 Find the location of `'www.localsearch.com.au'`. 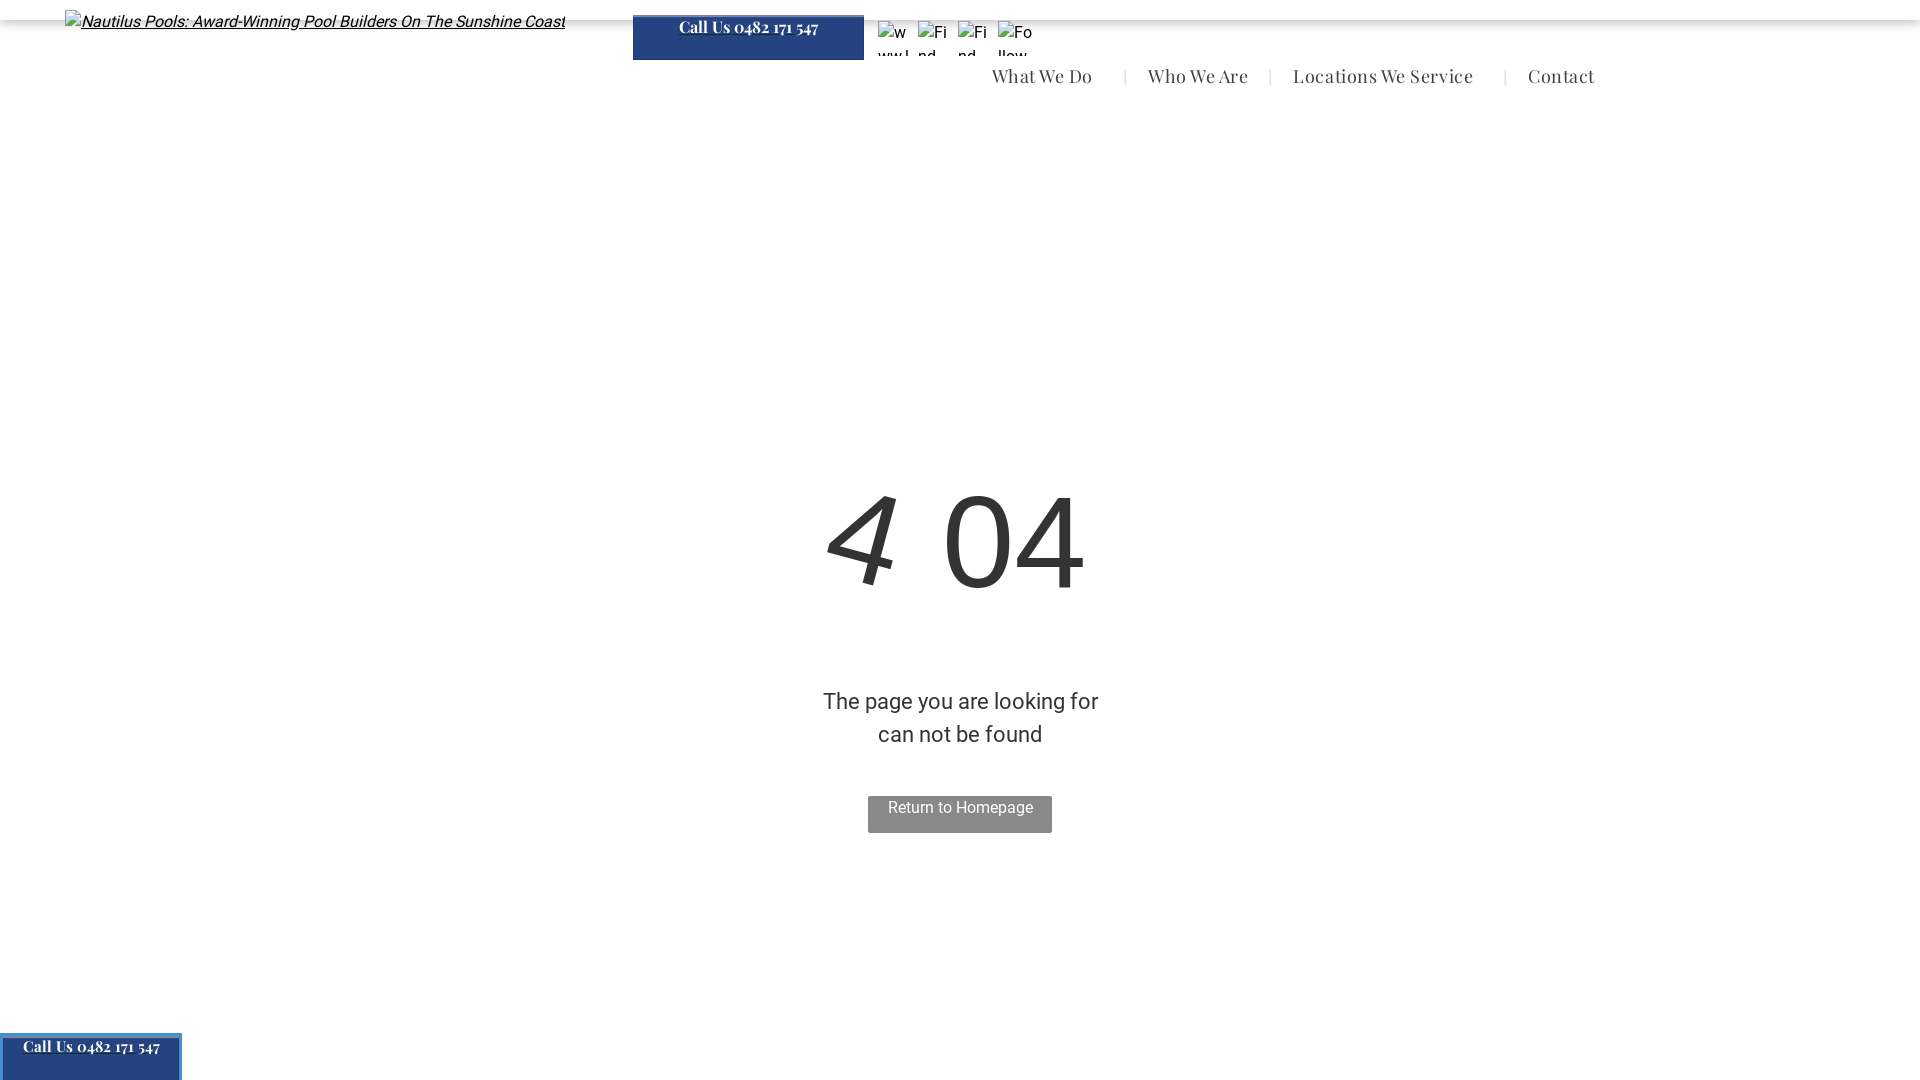

'www.localsearch.com.au' is located at coordinates (894, 38).